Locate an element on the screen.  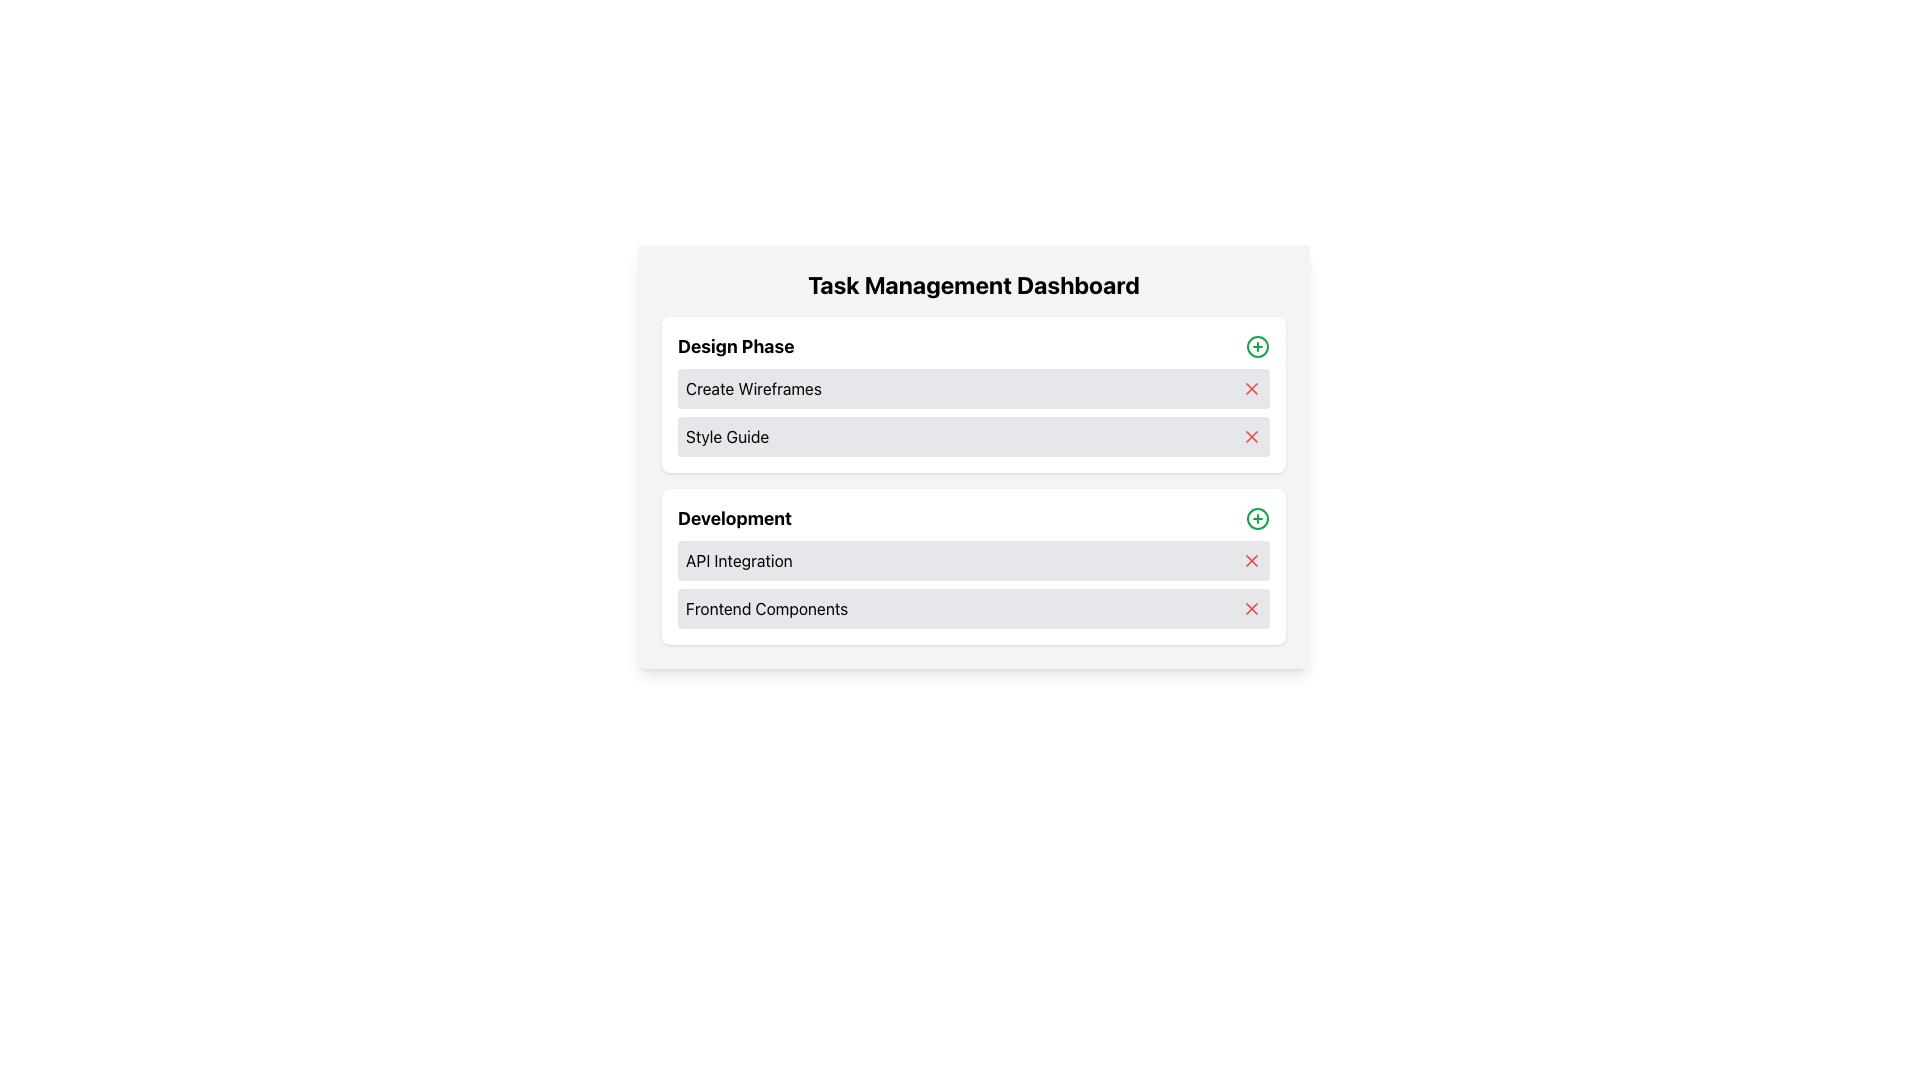
the red 'X' icon located at the end of the 'Frontend Components' row in the bottom section of the 'Development' phase card is located at coordinates (1251, 608).